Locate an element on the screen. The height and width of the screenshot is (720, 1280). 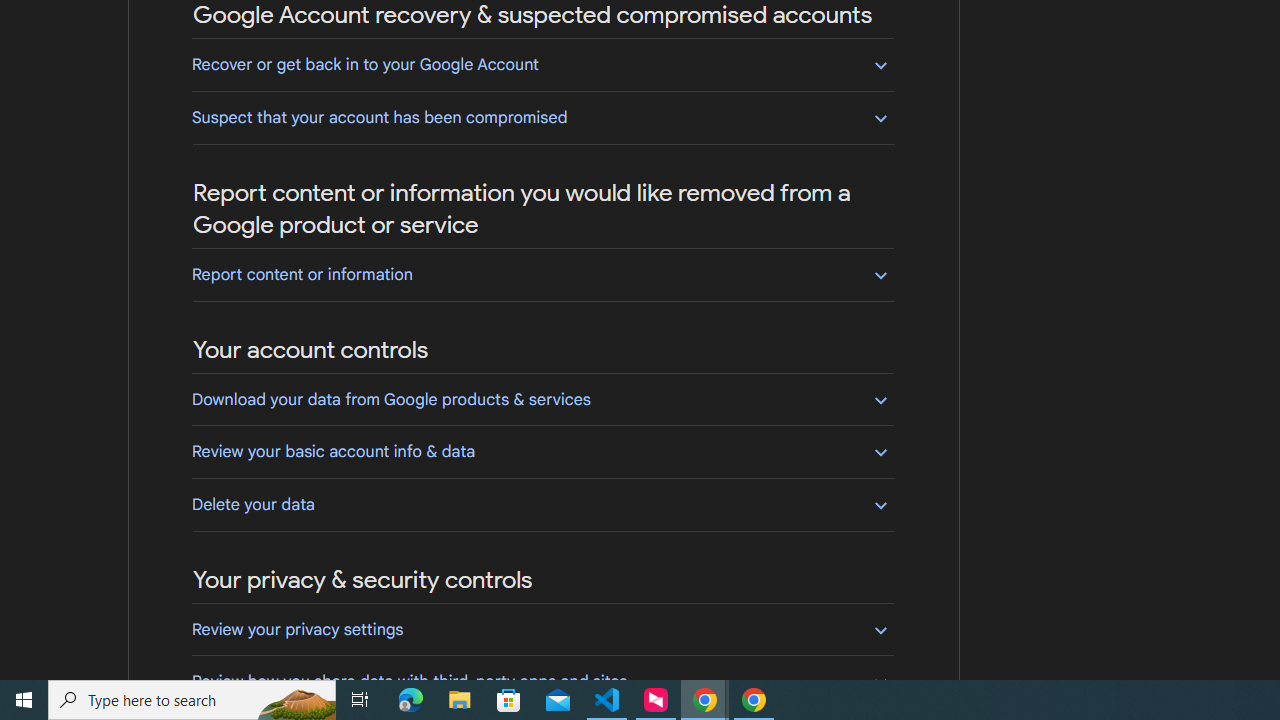
'Review how you share data with third-party apps and sites' is located at coordinates (542, 680).